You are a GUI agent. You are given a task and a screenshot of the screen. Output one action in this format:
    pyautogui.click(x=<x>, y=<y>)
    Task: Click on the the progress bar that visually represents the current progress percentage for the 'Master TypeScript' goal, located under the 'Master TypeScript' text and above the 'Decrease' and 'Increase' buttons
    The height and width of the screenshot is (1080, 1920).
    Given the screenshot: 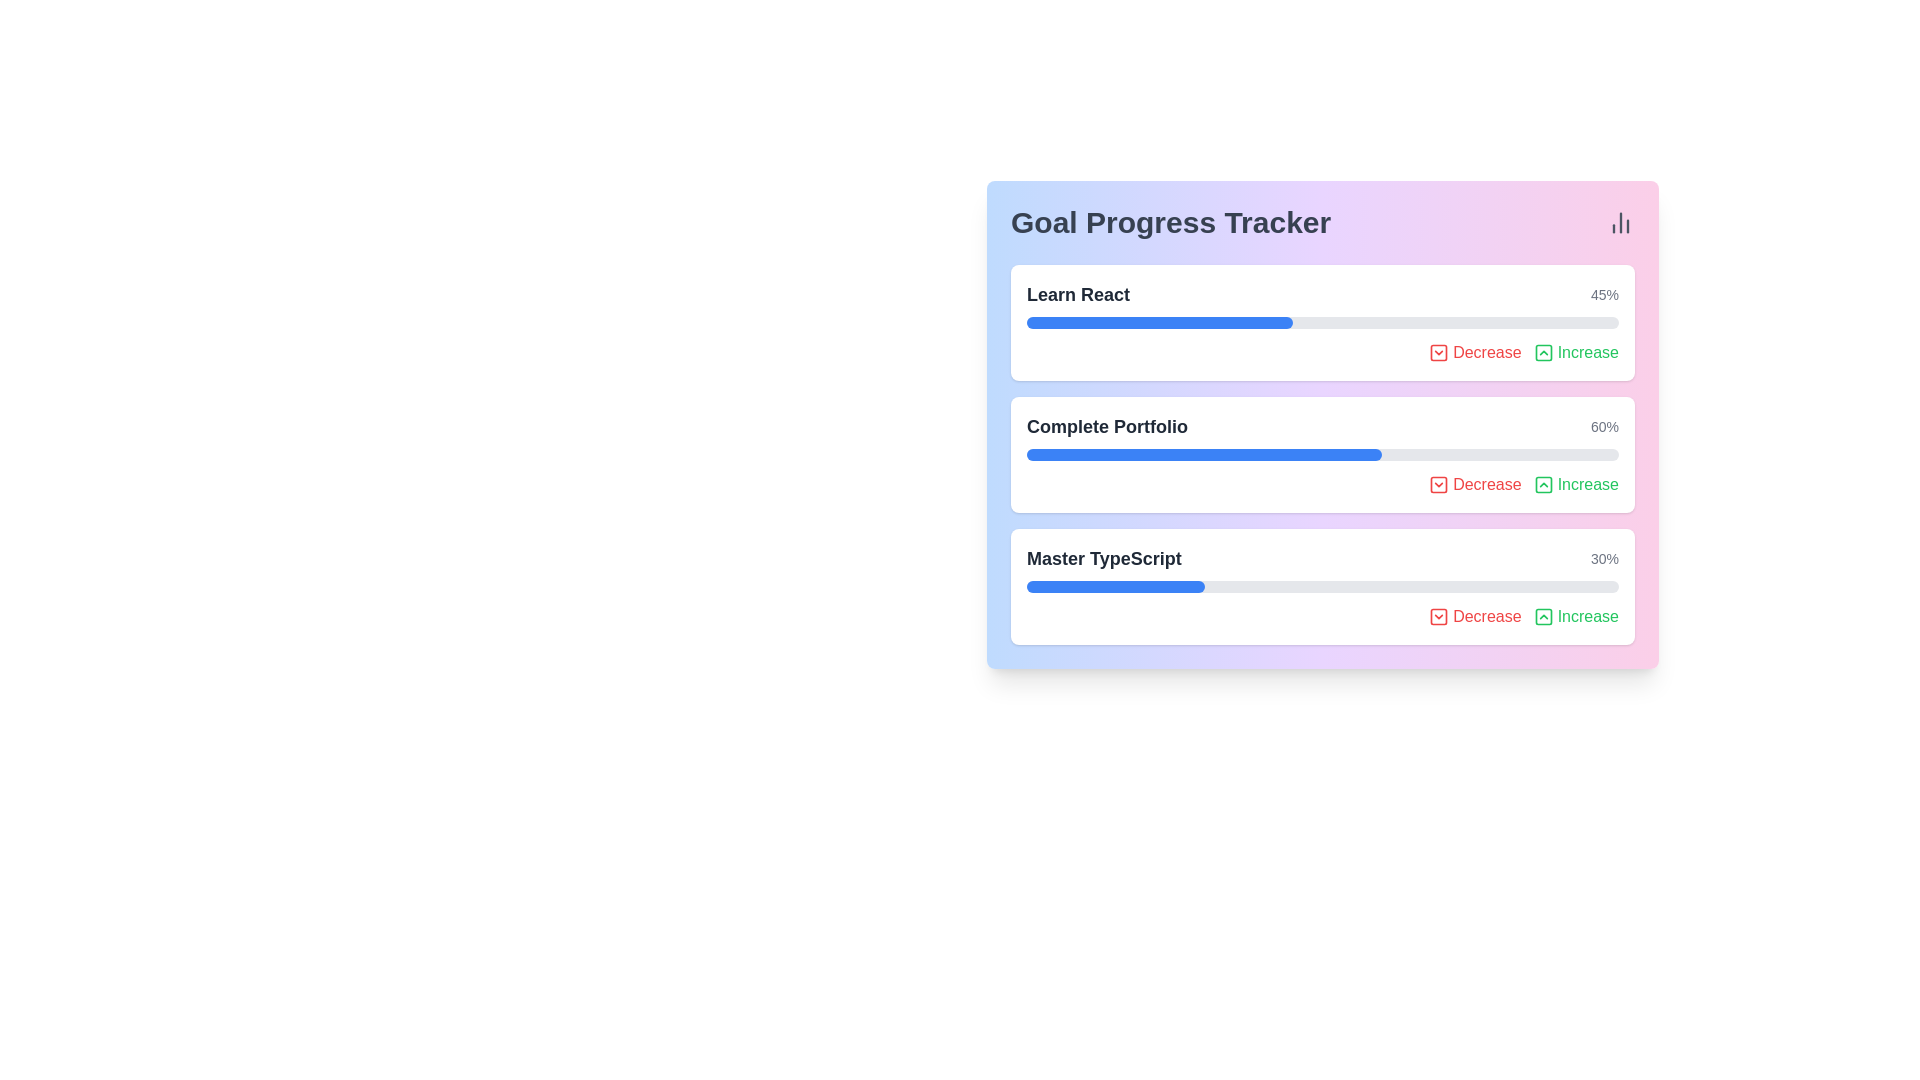 What is the action you would take?
    pyautogui.click(x=1323, y=585)
    